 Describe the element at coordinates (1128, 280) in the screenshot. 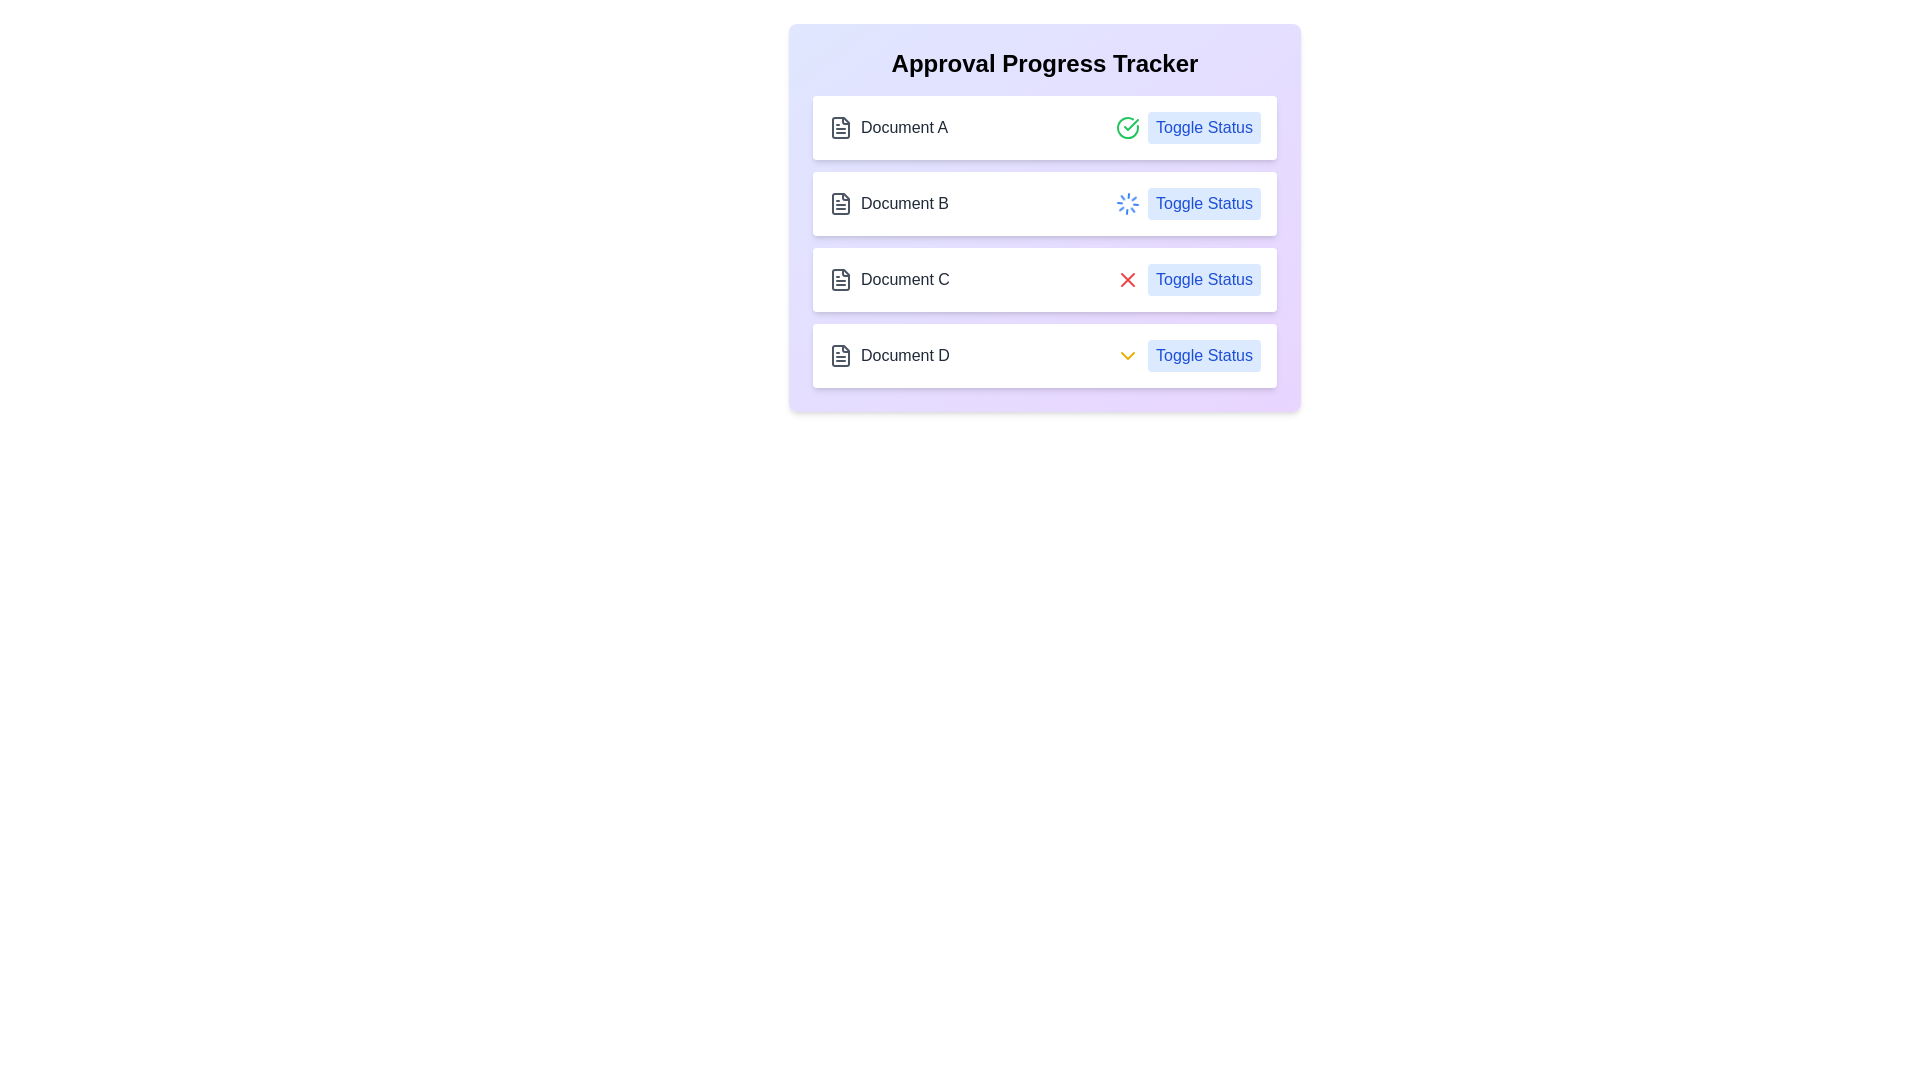

I see `the small red cross icon located to the right of 'Document C' and to the left of the 'Toggle Status' button` at that location.